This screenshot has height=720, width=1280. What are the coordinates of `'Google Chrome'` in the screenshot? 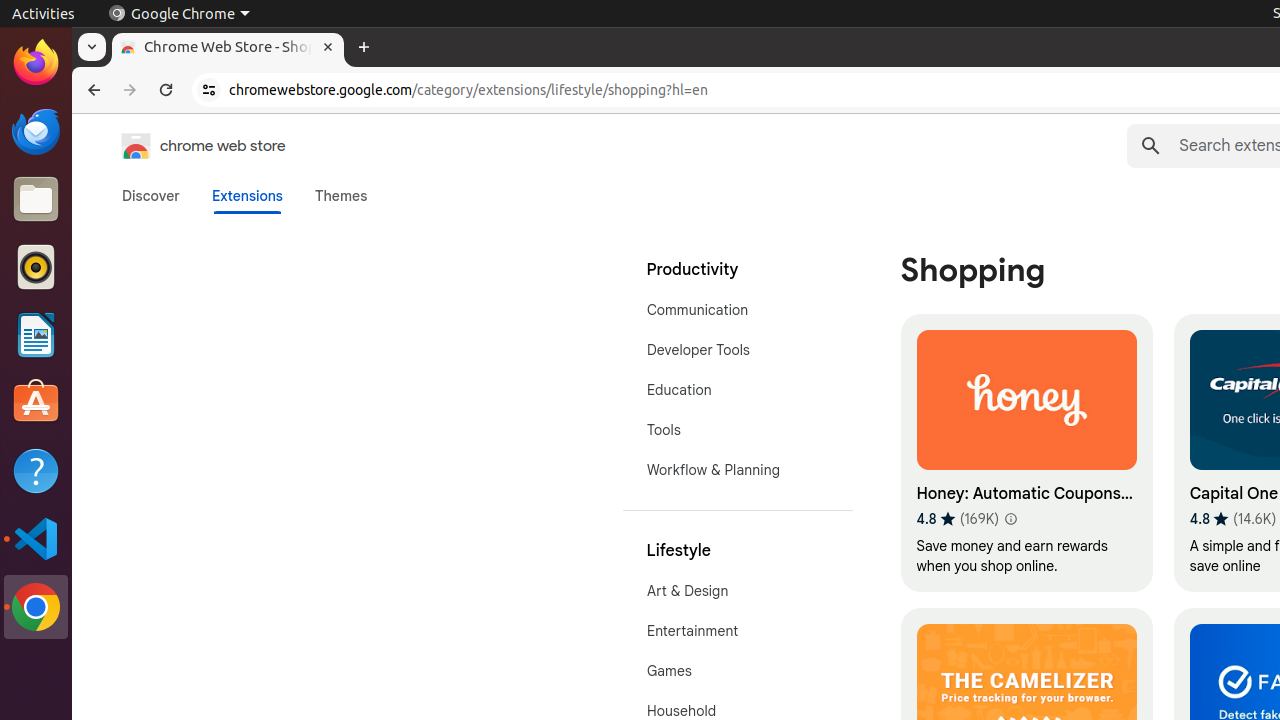 It's located at (178, 13).